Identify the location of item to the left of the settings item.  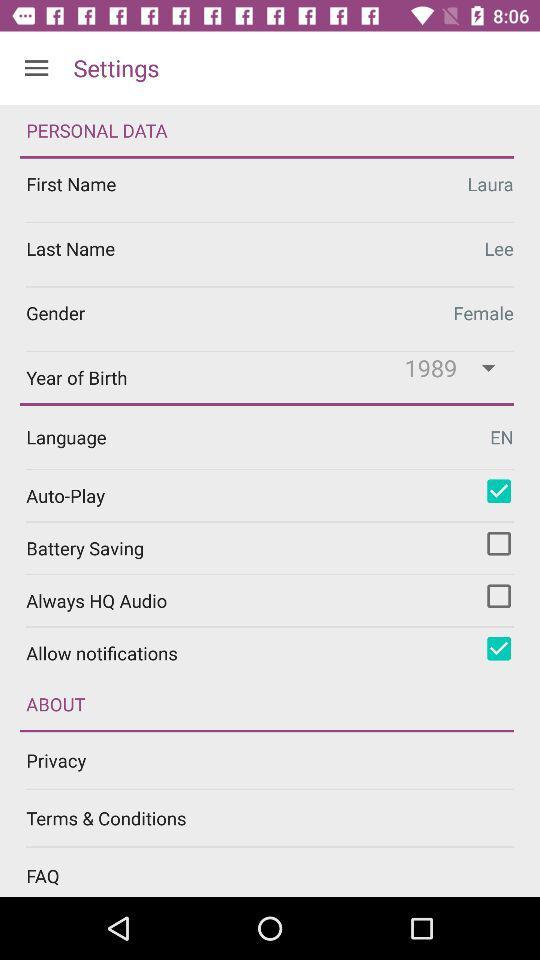
(36, 68).